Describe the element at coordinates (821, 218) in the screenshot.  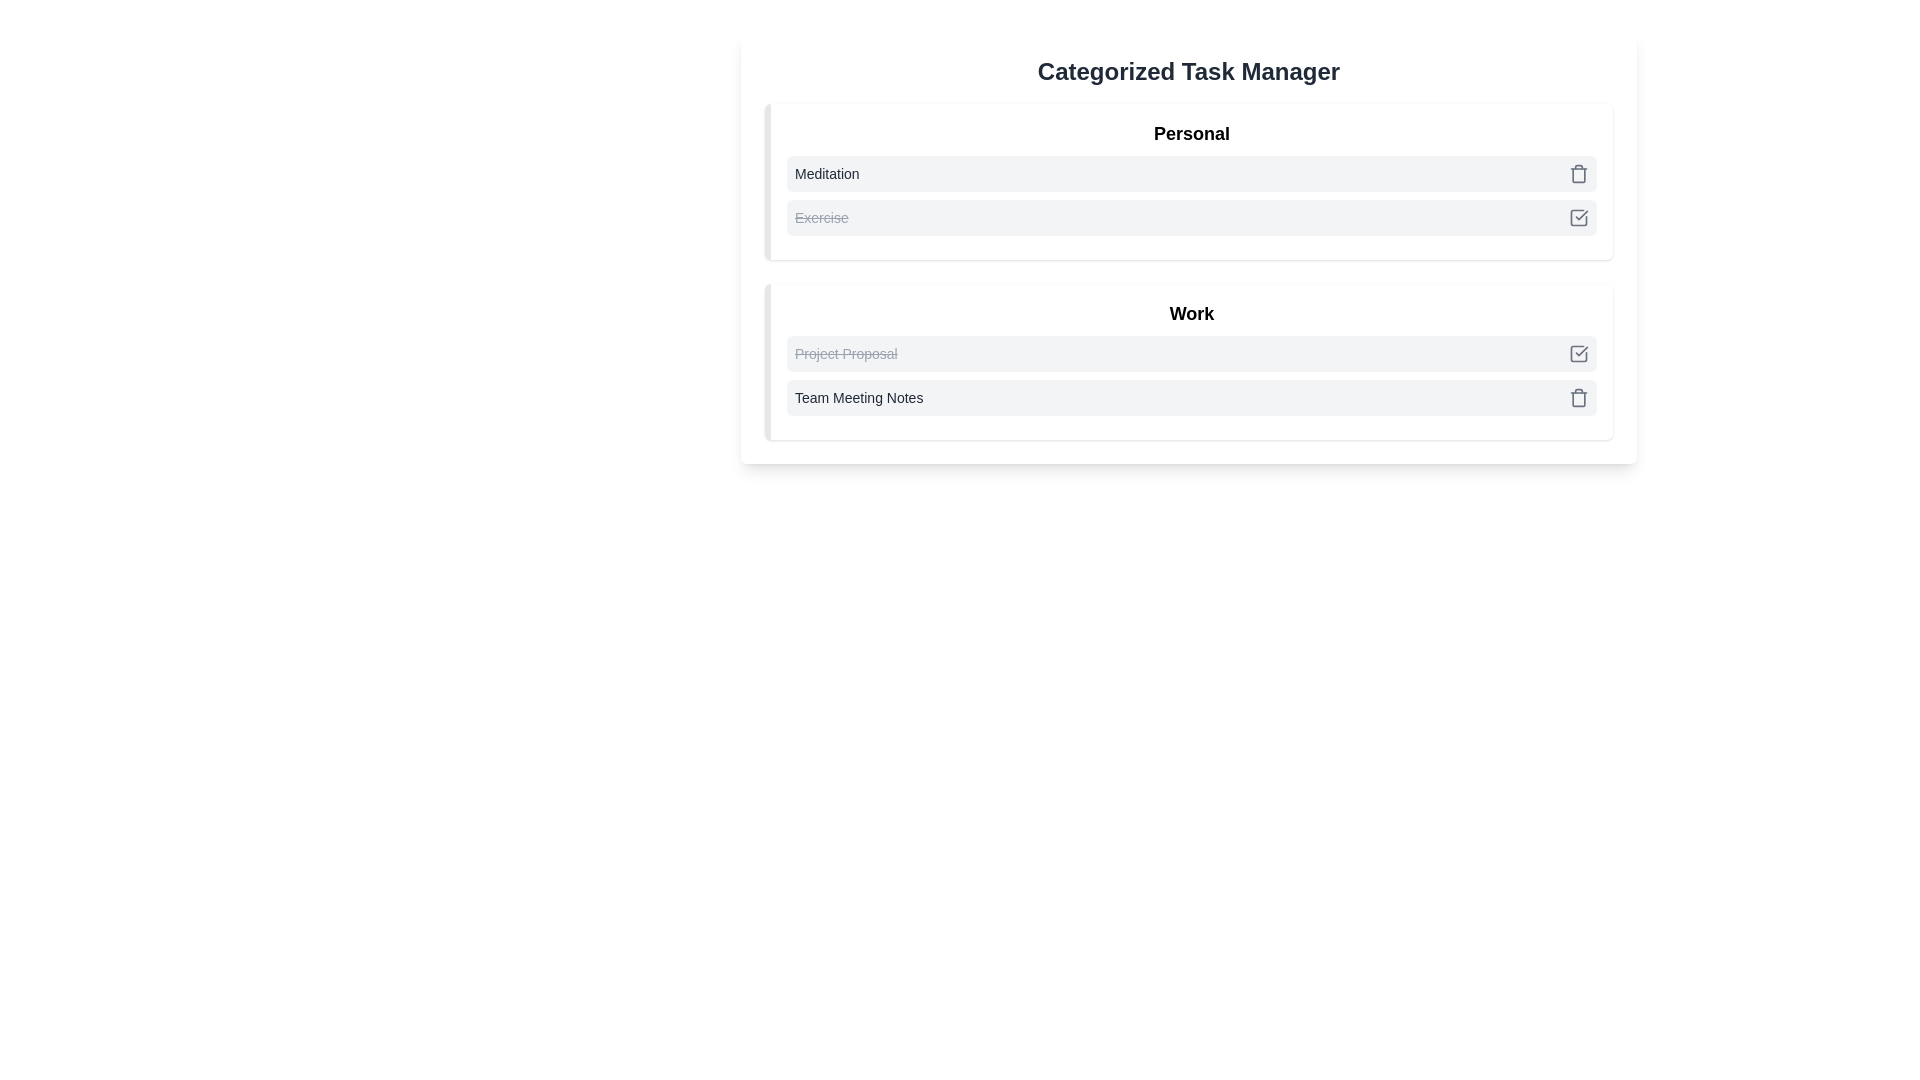
I see `the text label element displaying 'Exercise', which is styled with a line-through to indicate completion and is located in the 'Personal' task section of the task manager interface` at that location.